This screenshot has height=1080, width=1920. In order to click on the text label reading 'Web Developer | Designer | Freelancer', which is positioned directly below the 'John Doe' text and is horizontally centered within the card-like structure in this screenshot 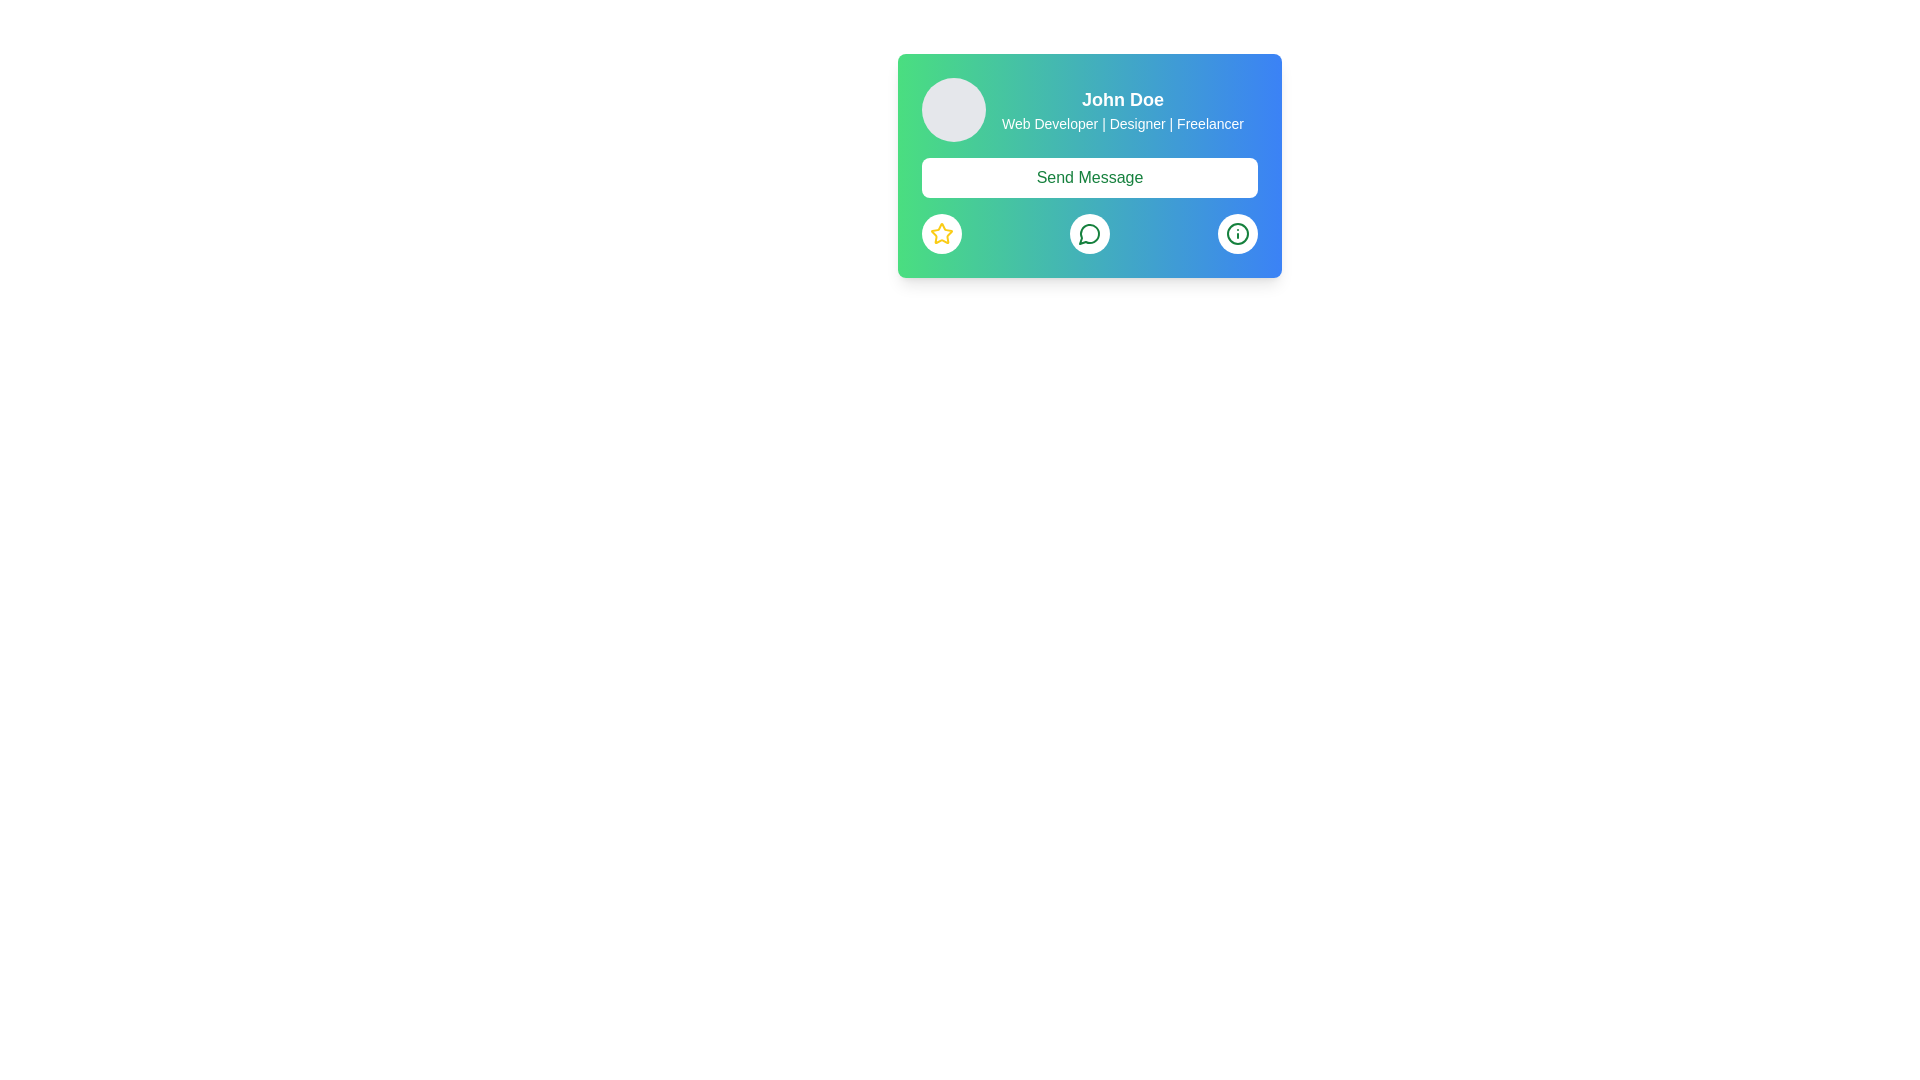, I will do `click(1123, 123)`.